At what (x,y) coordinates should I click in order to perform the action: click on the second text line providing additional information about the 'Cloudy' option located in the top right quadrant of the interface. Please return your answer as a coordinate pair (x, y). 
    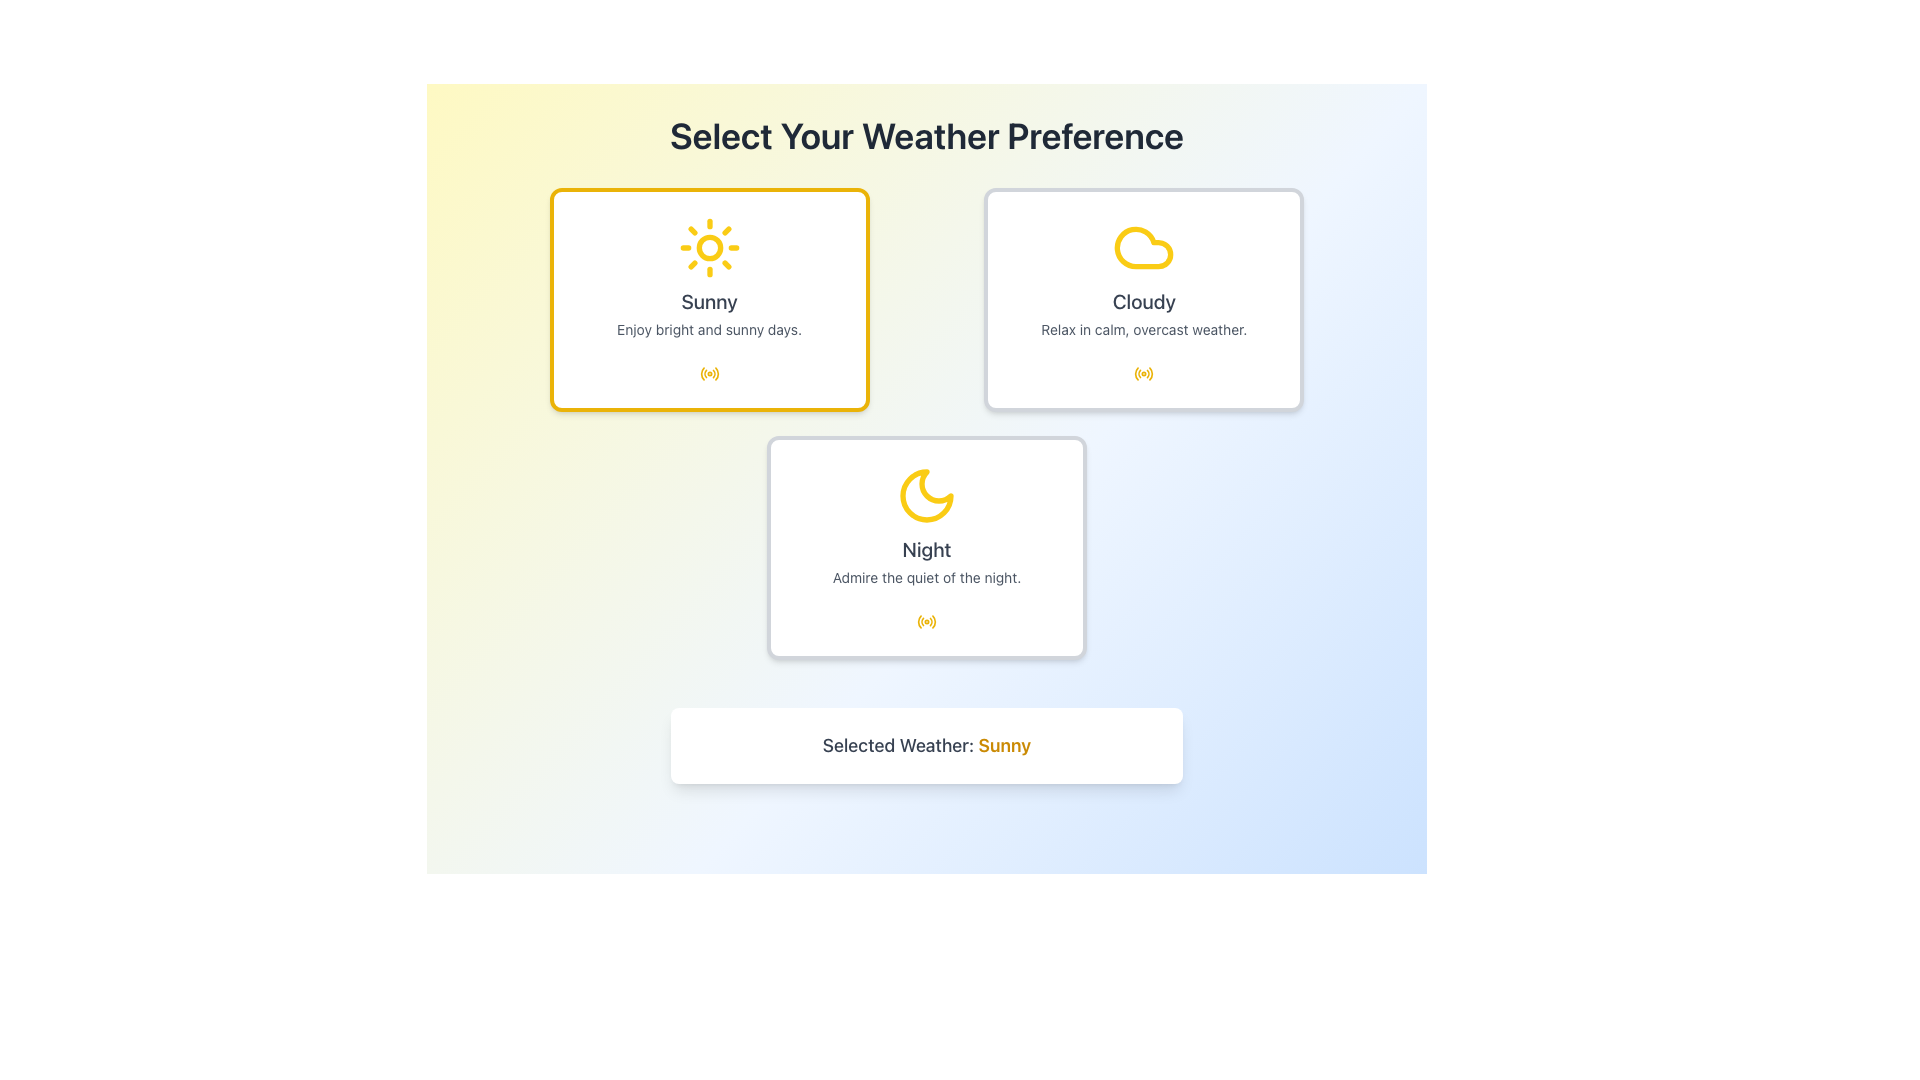
    Looking at the image, I should click on (1144, 329).